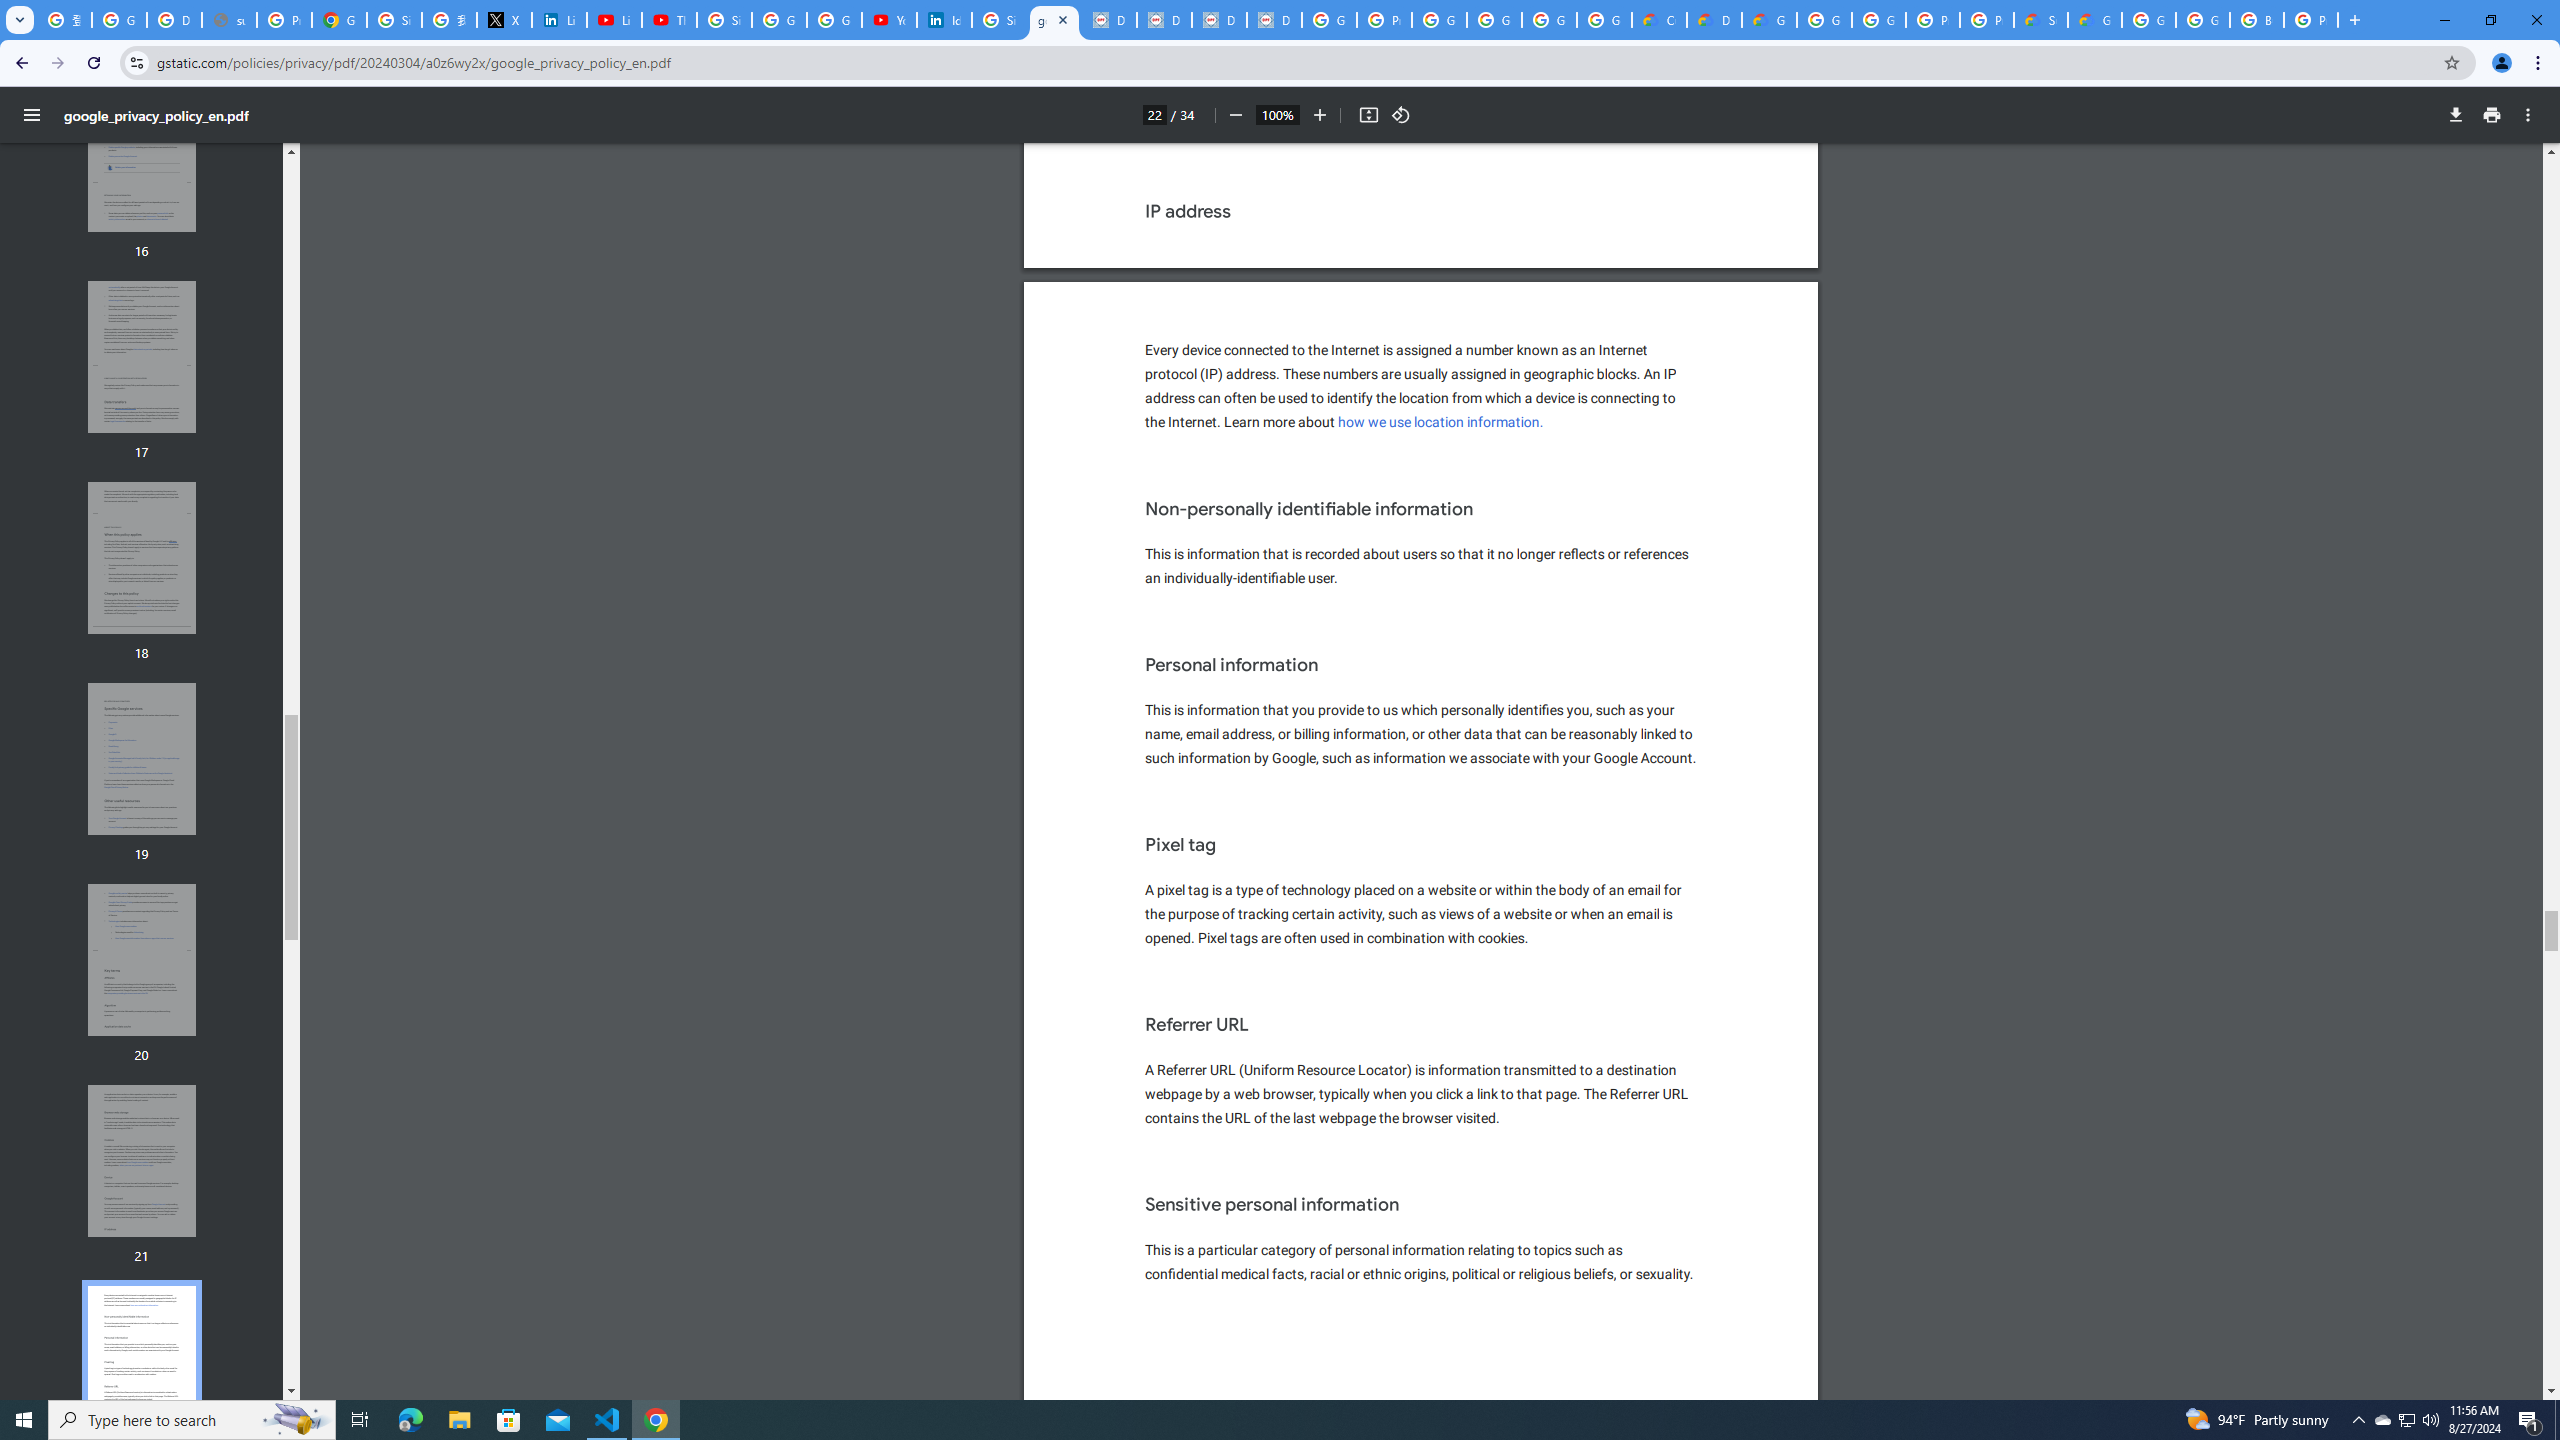 The height and width of the screenshot is (1440, 2560). What do you see at coordinates (142, 960) in the screenshot?
I see `'Thumbnail for page 20'` at bounding box center [142, 960].